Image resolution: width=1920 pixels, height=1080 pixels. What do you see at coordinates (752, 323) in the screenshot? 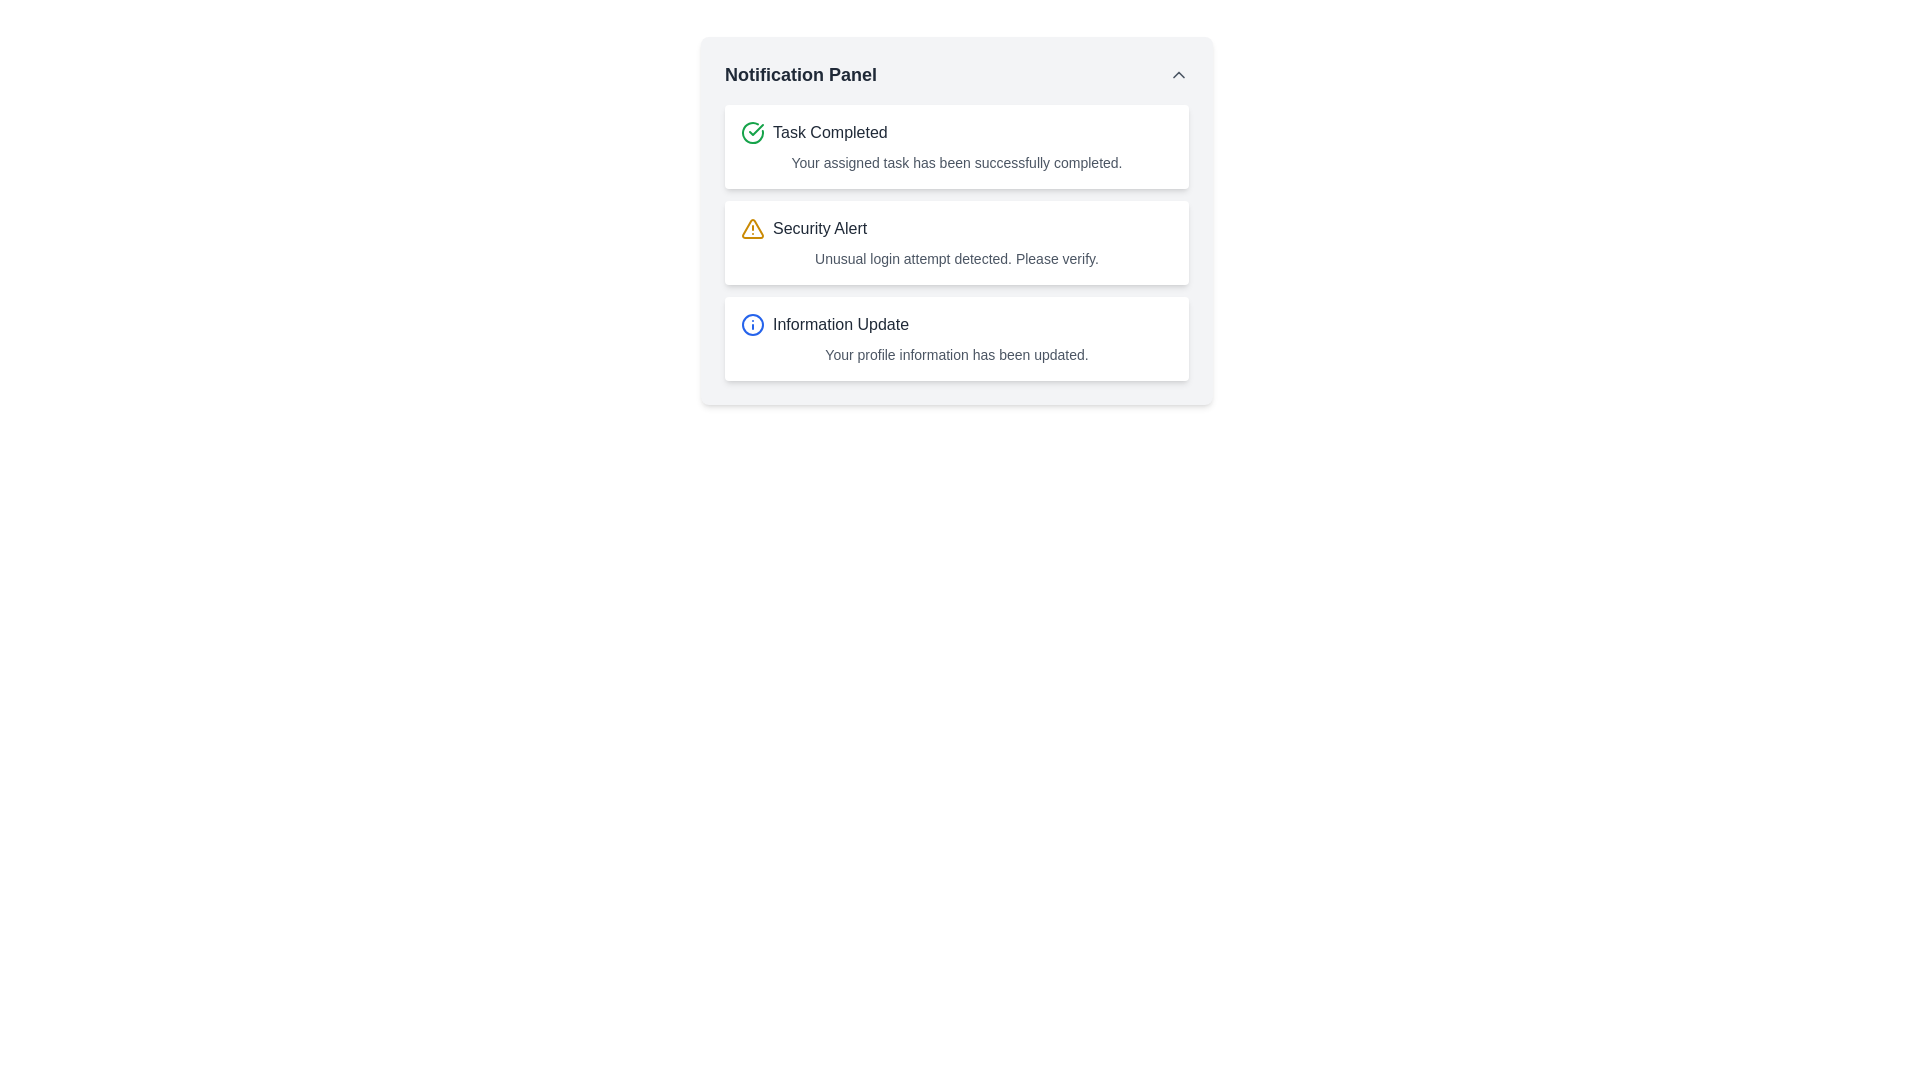
I see `the information icon represented by a blue circular border with an 'i' glyph, located to the left of the text 'Information Update' in the third item of the notification panel` at bounding box center [752, 323].